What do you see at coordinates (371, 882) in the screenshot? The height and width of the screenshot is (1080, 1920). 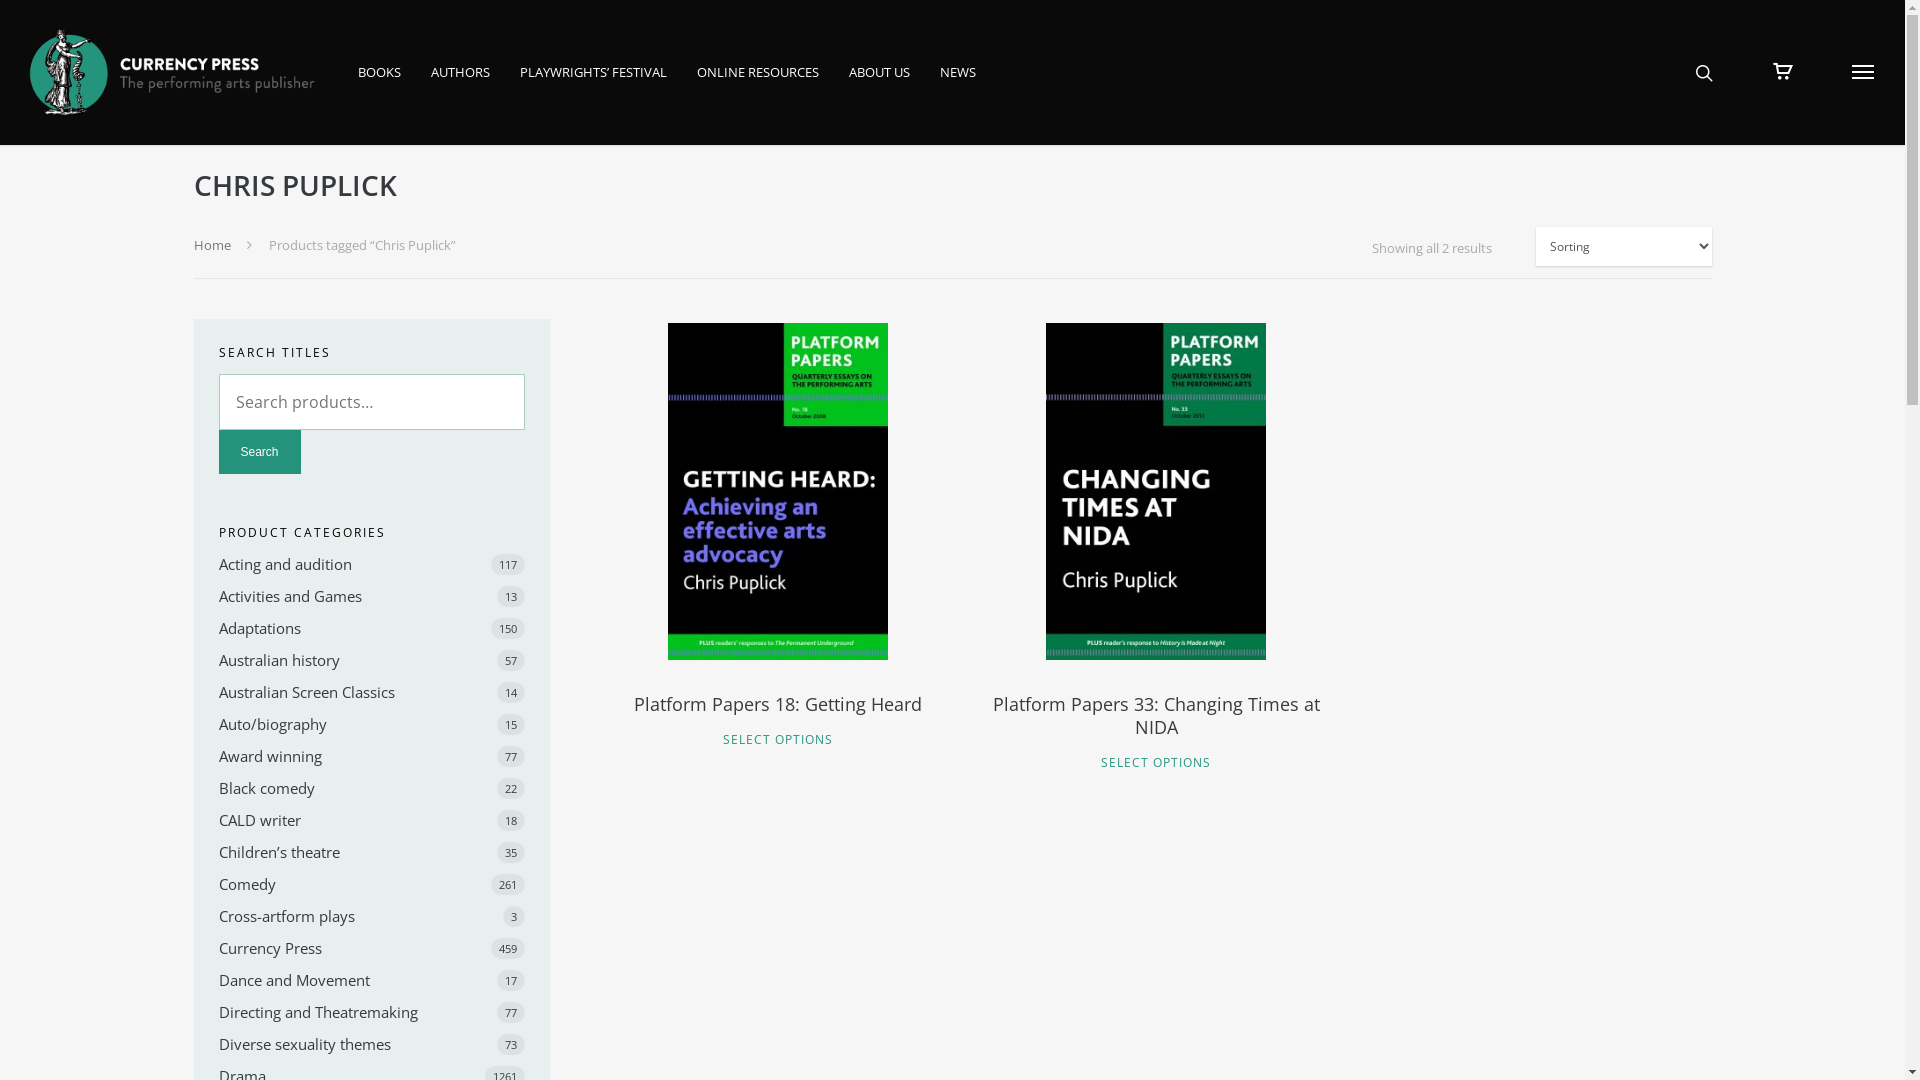 I see `'Comedy'` at bounding box center [371, 882].